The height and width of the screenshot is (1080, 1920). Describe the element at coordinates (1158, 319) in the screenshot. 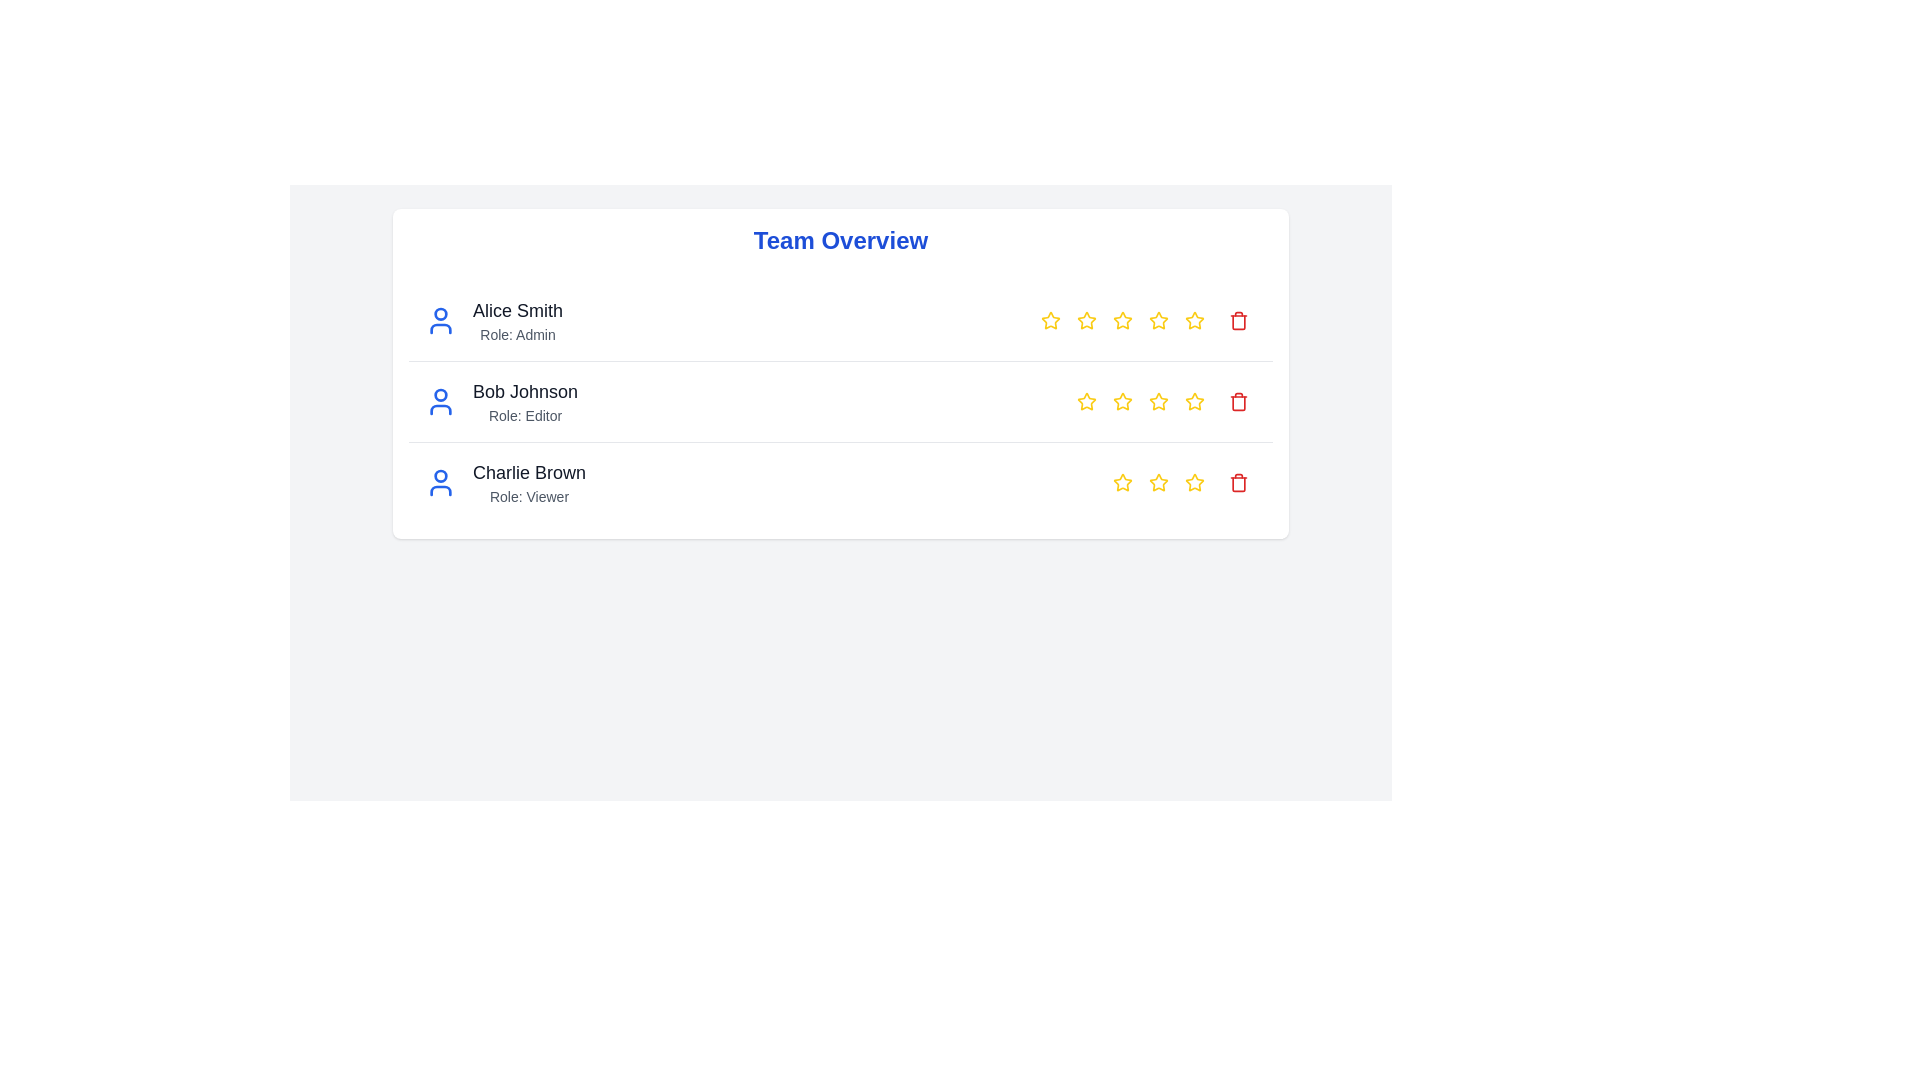

I see `and drop the fourth star in the Rating Star Icon series for 'Alice Smith - Role: Admin' in the 'Team Overview' table` at that location.